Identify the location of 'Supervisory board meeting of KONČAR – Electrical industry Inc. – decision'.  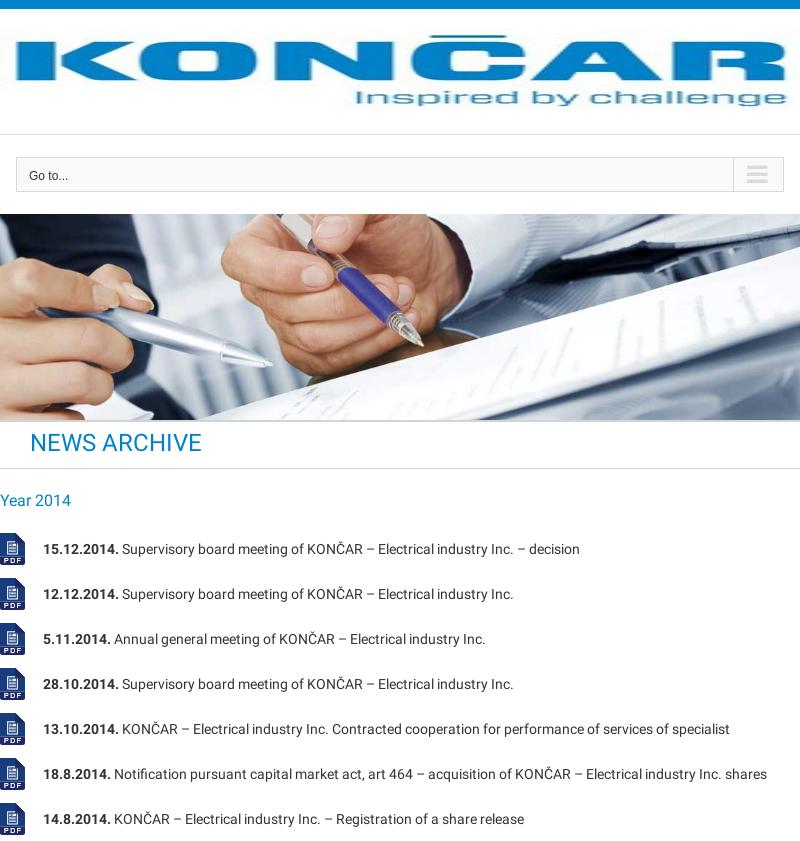
(349, 547).